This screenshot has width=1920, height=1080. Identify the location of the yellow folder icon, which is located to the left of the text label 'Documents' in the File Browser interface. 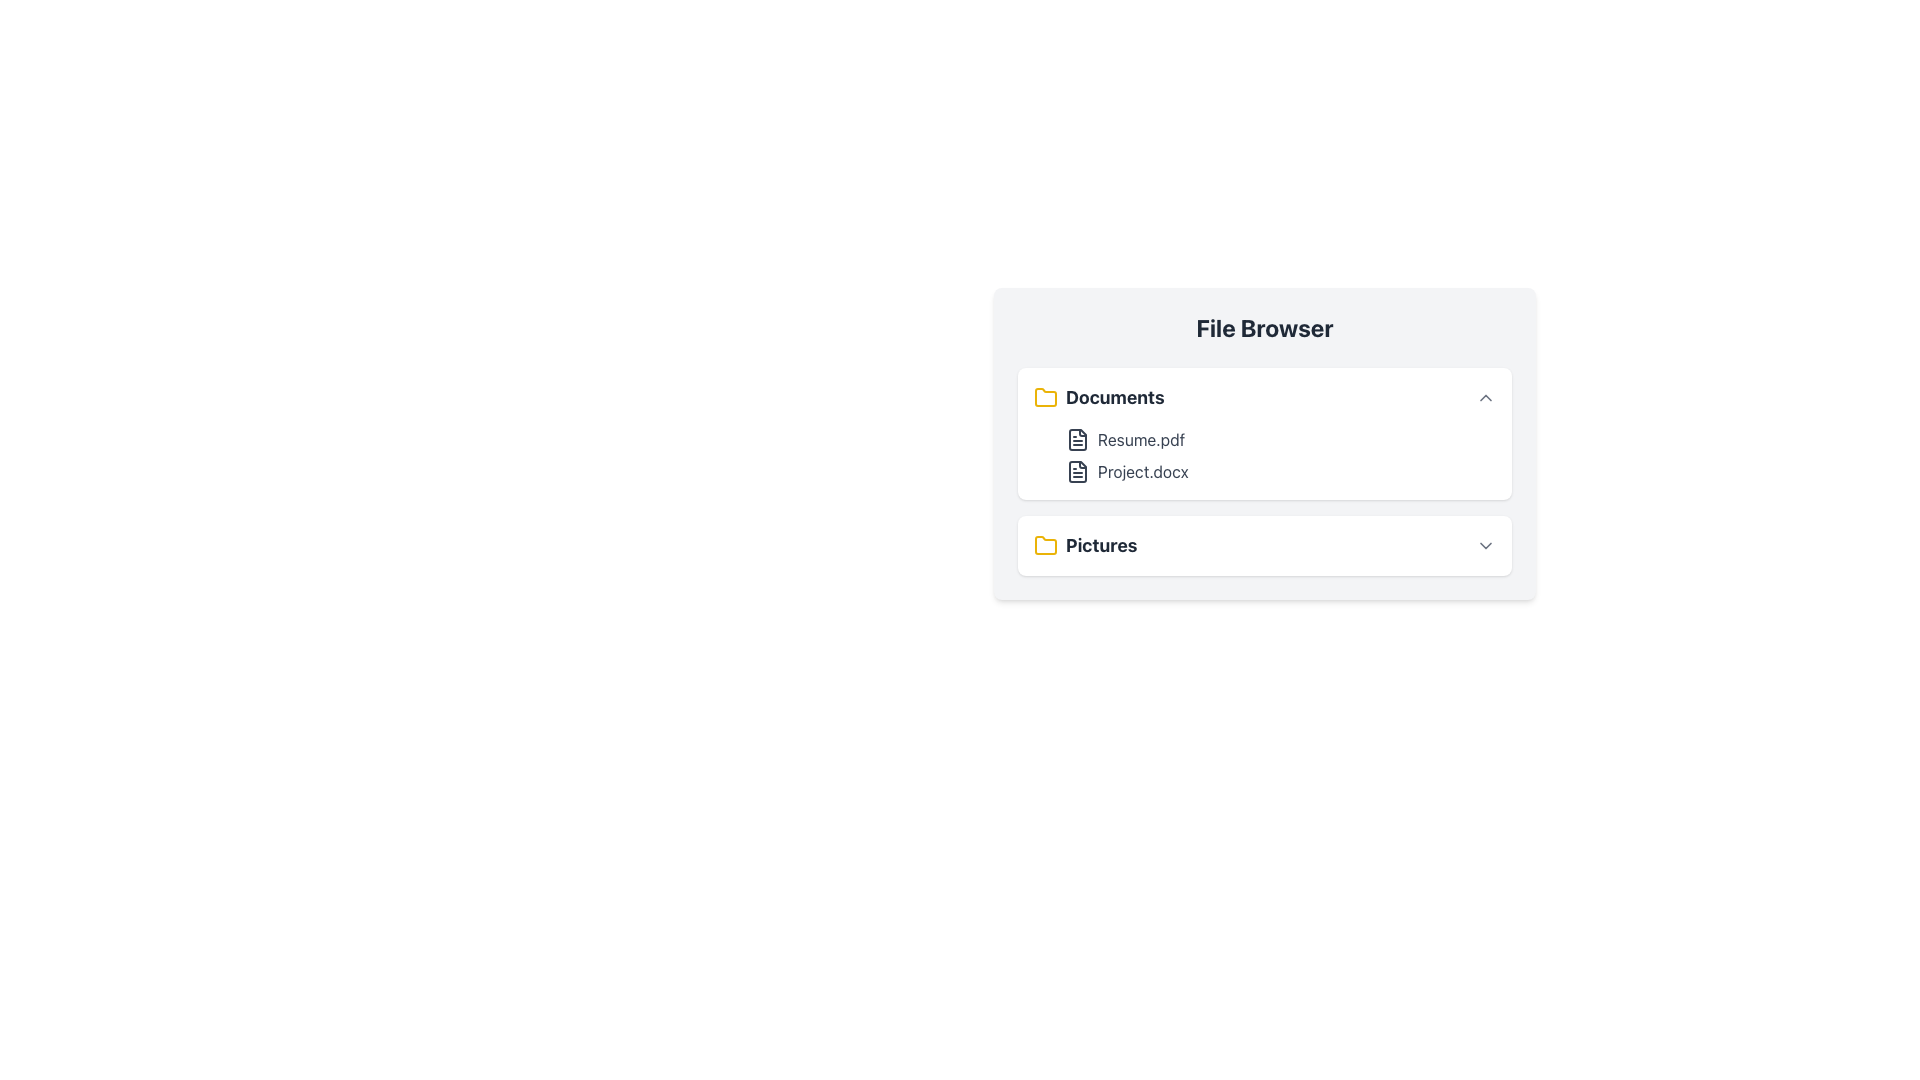
(1045, 397).